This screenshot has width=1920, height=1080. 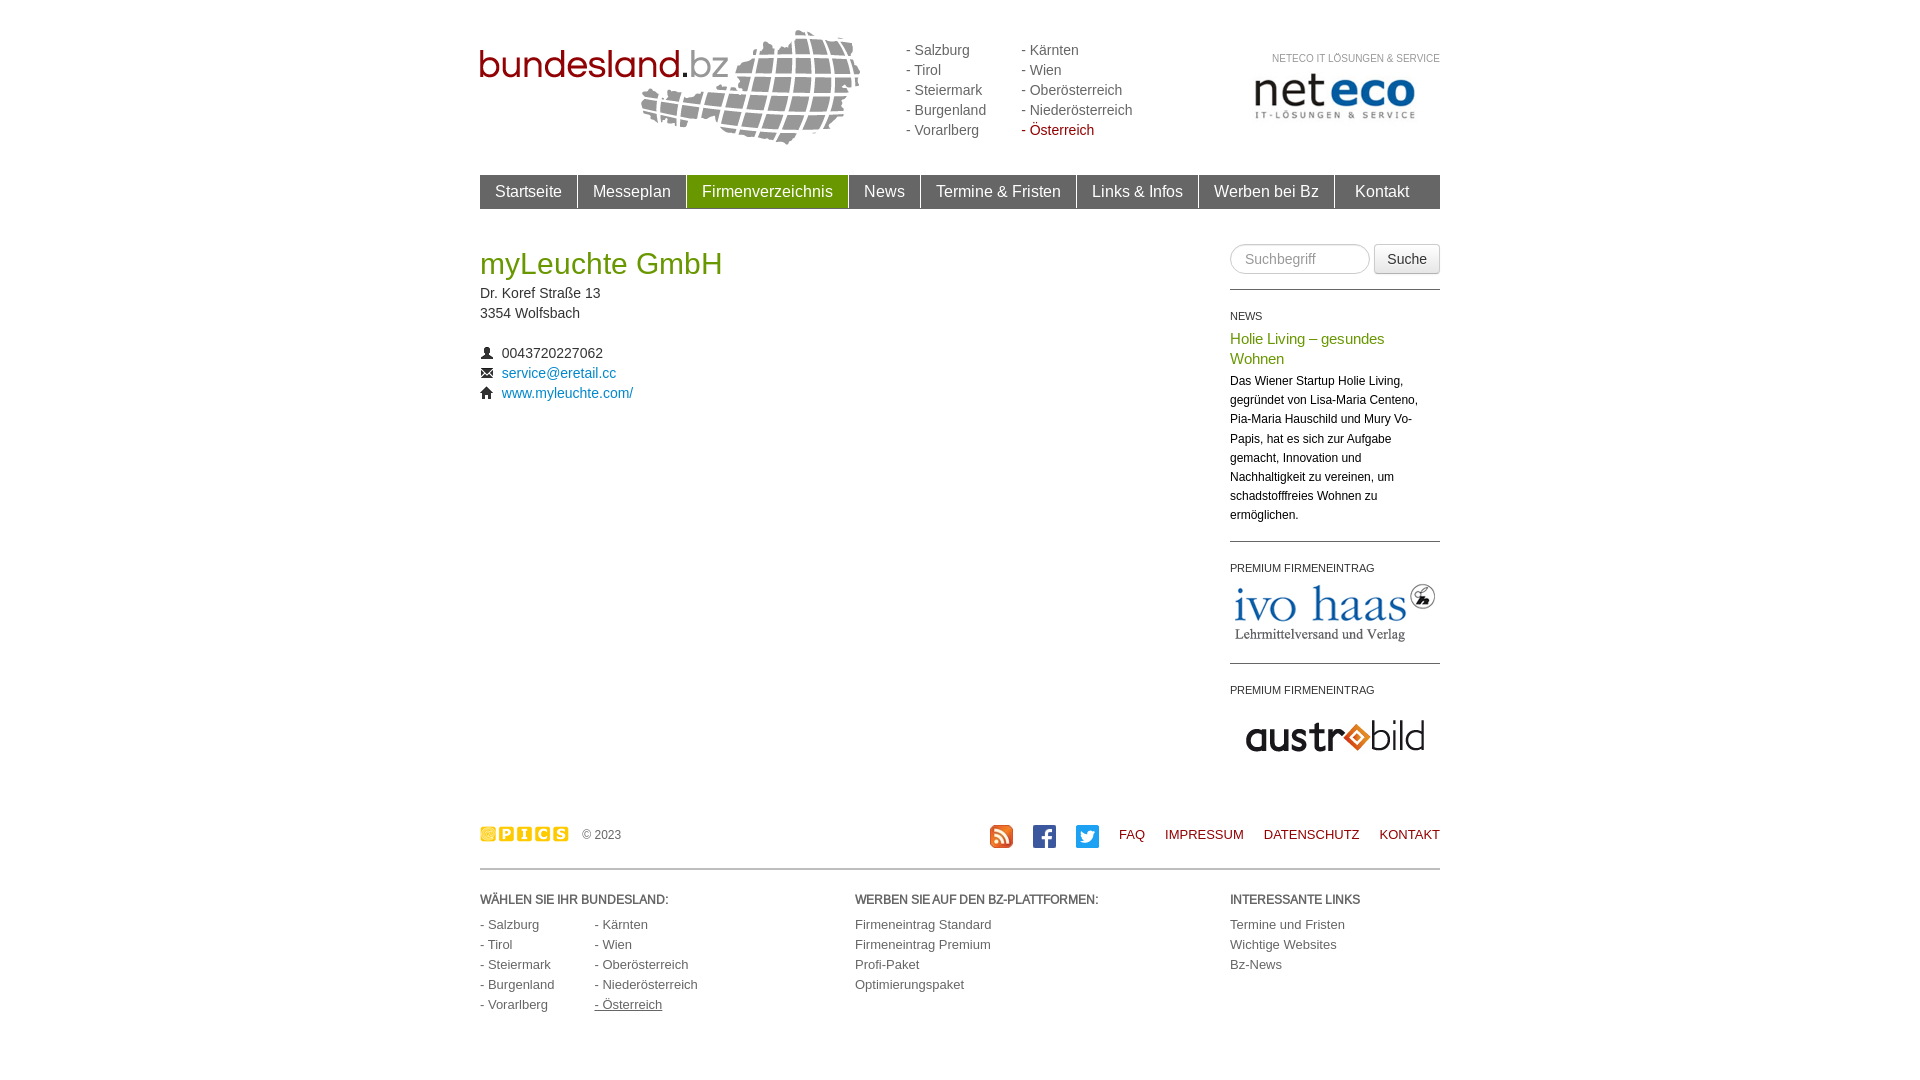 What do you see at coordinates (1137, 191) in the screenshot?
I see `'Links & Infos'` at bounding box center [1137, 191].